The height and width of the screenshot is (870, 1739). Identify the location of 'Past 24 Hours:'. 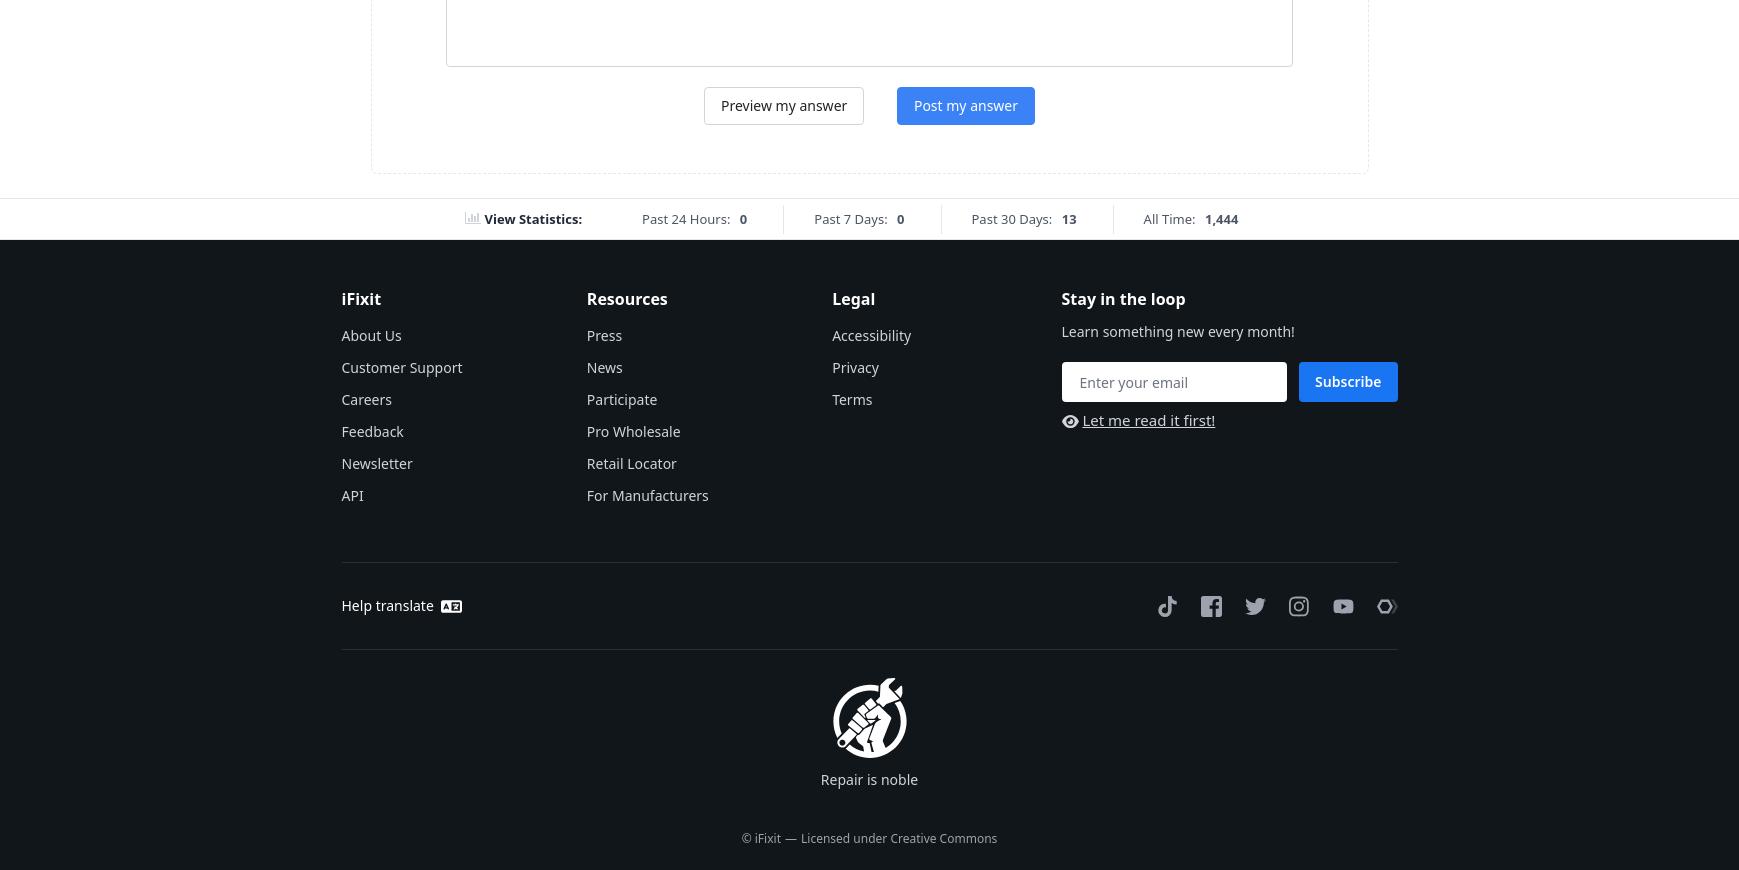
(685, 218).